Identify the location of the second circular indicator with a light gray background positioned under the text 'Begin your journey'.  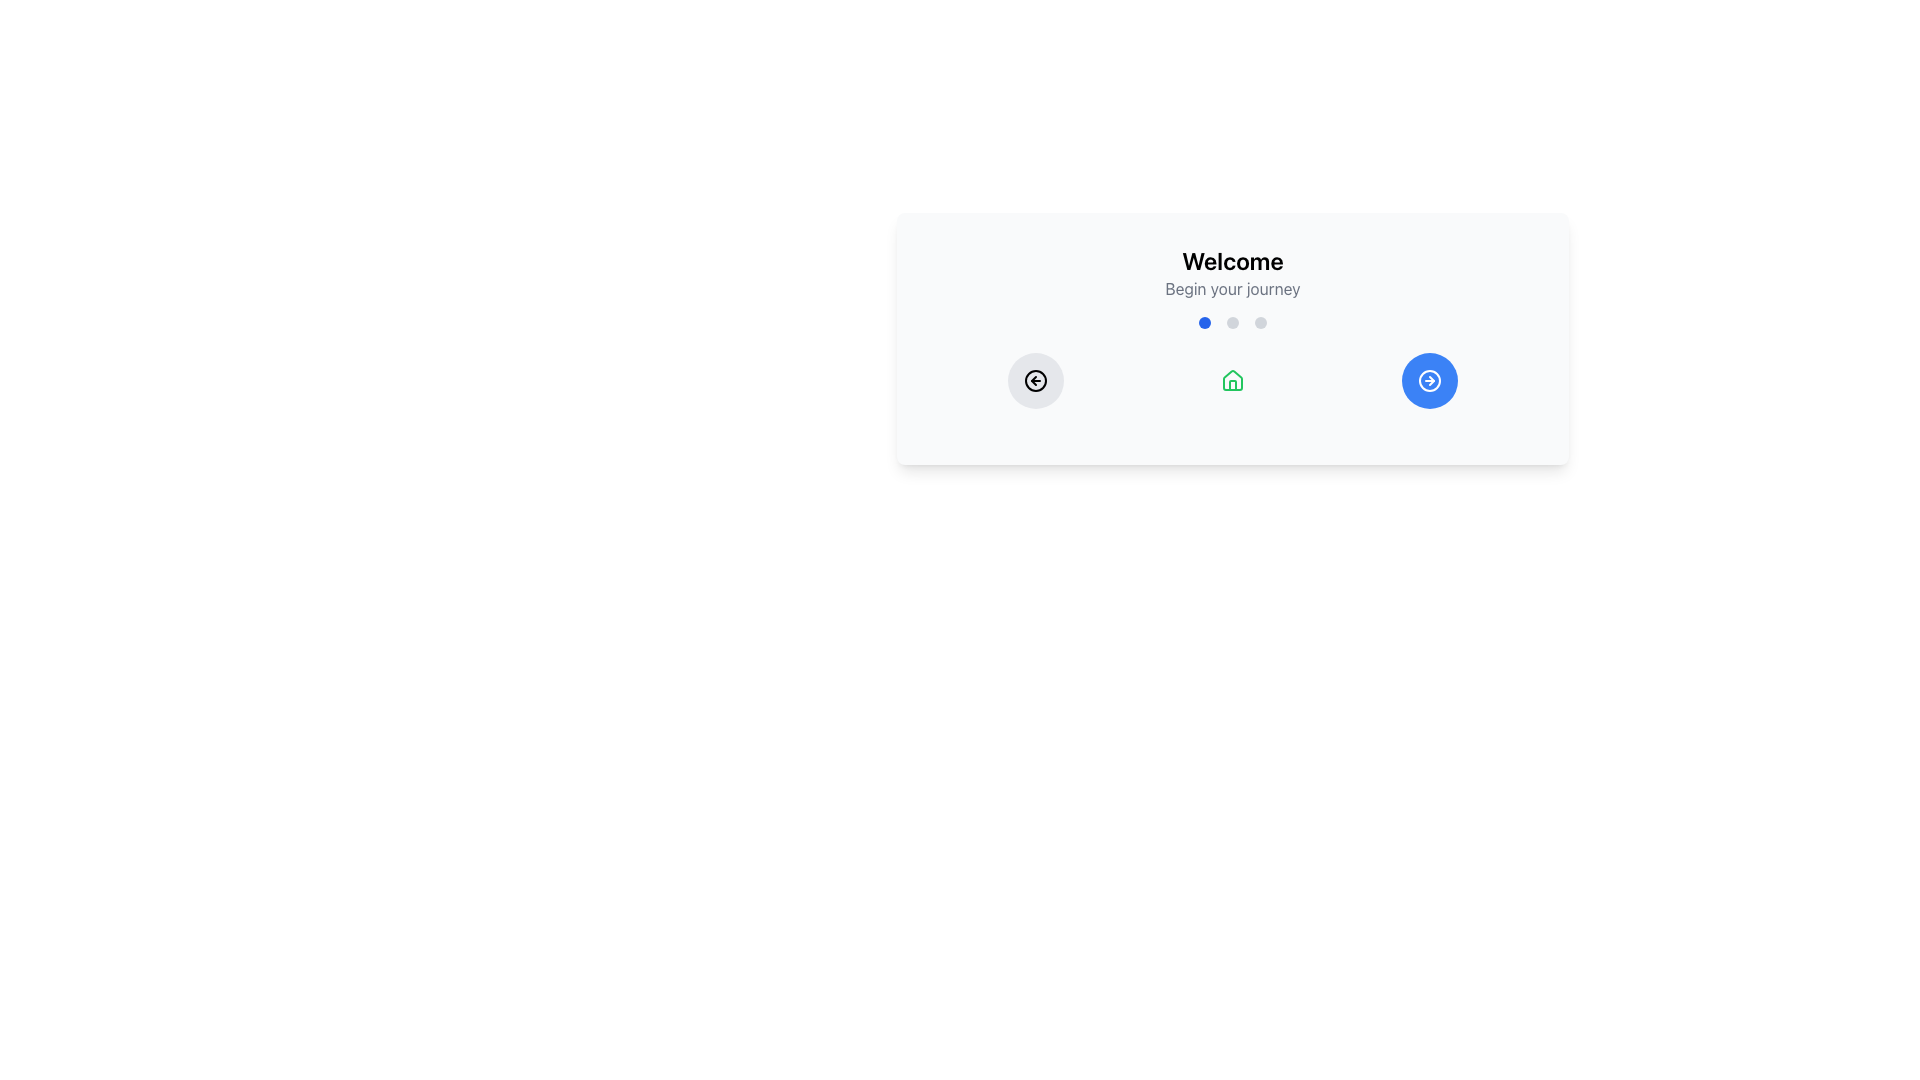
(1232, 322).